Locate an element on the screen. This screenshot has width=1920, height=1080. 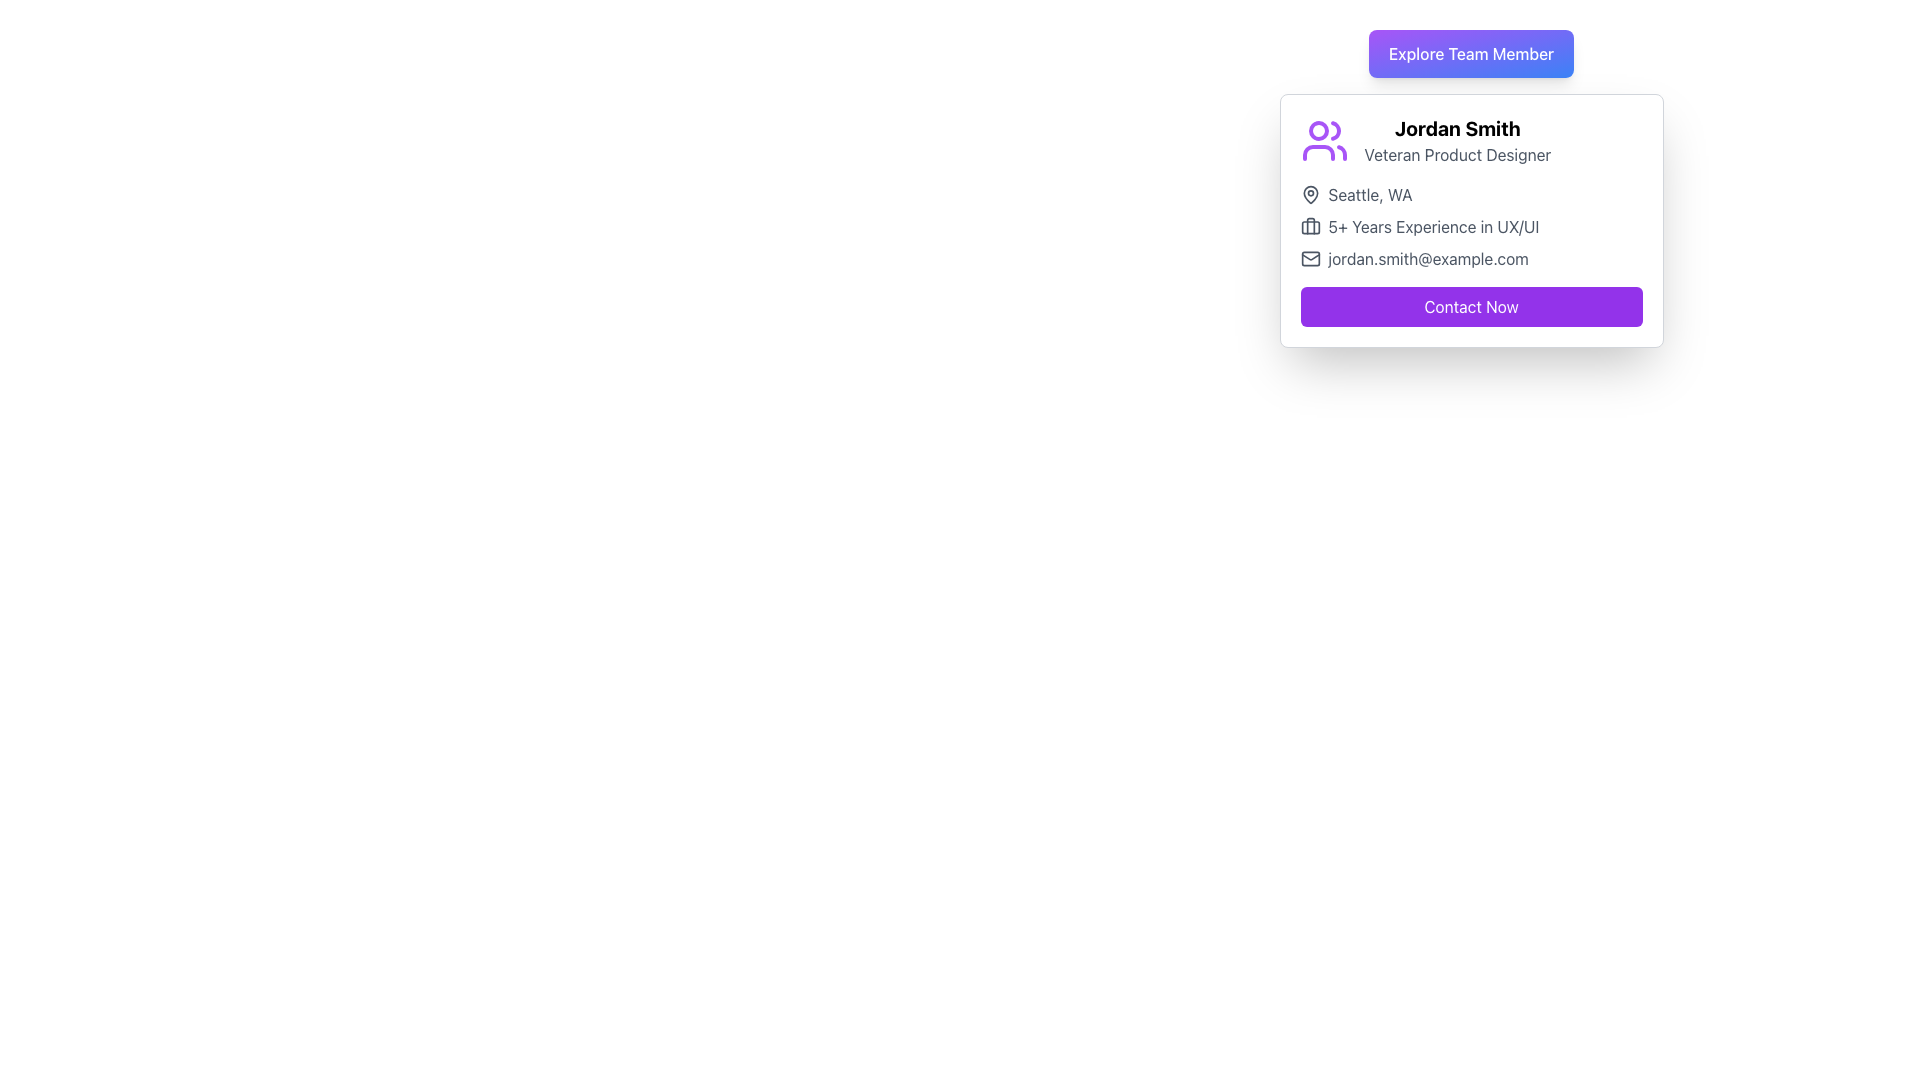
the decorative icon located to the left of the email address 'jordan.smith@example.com' is located at coordinates (1310, 257).